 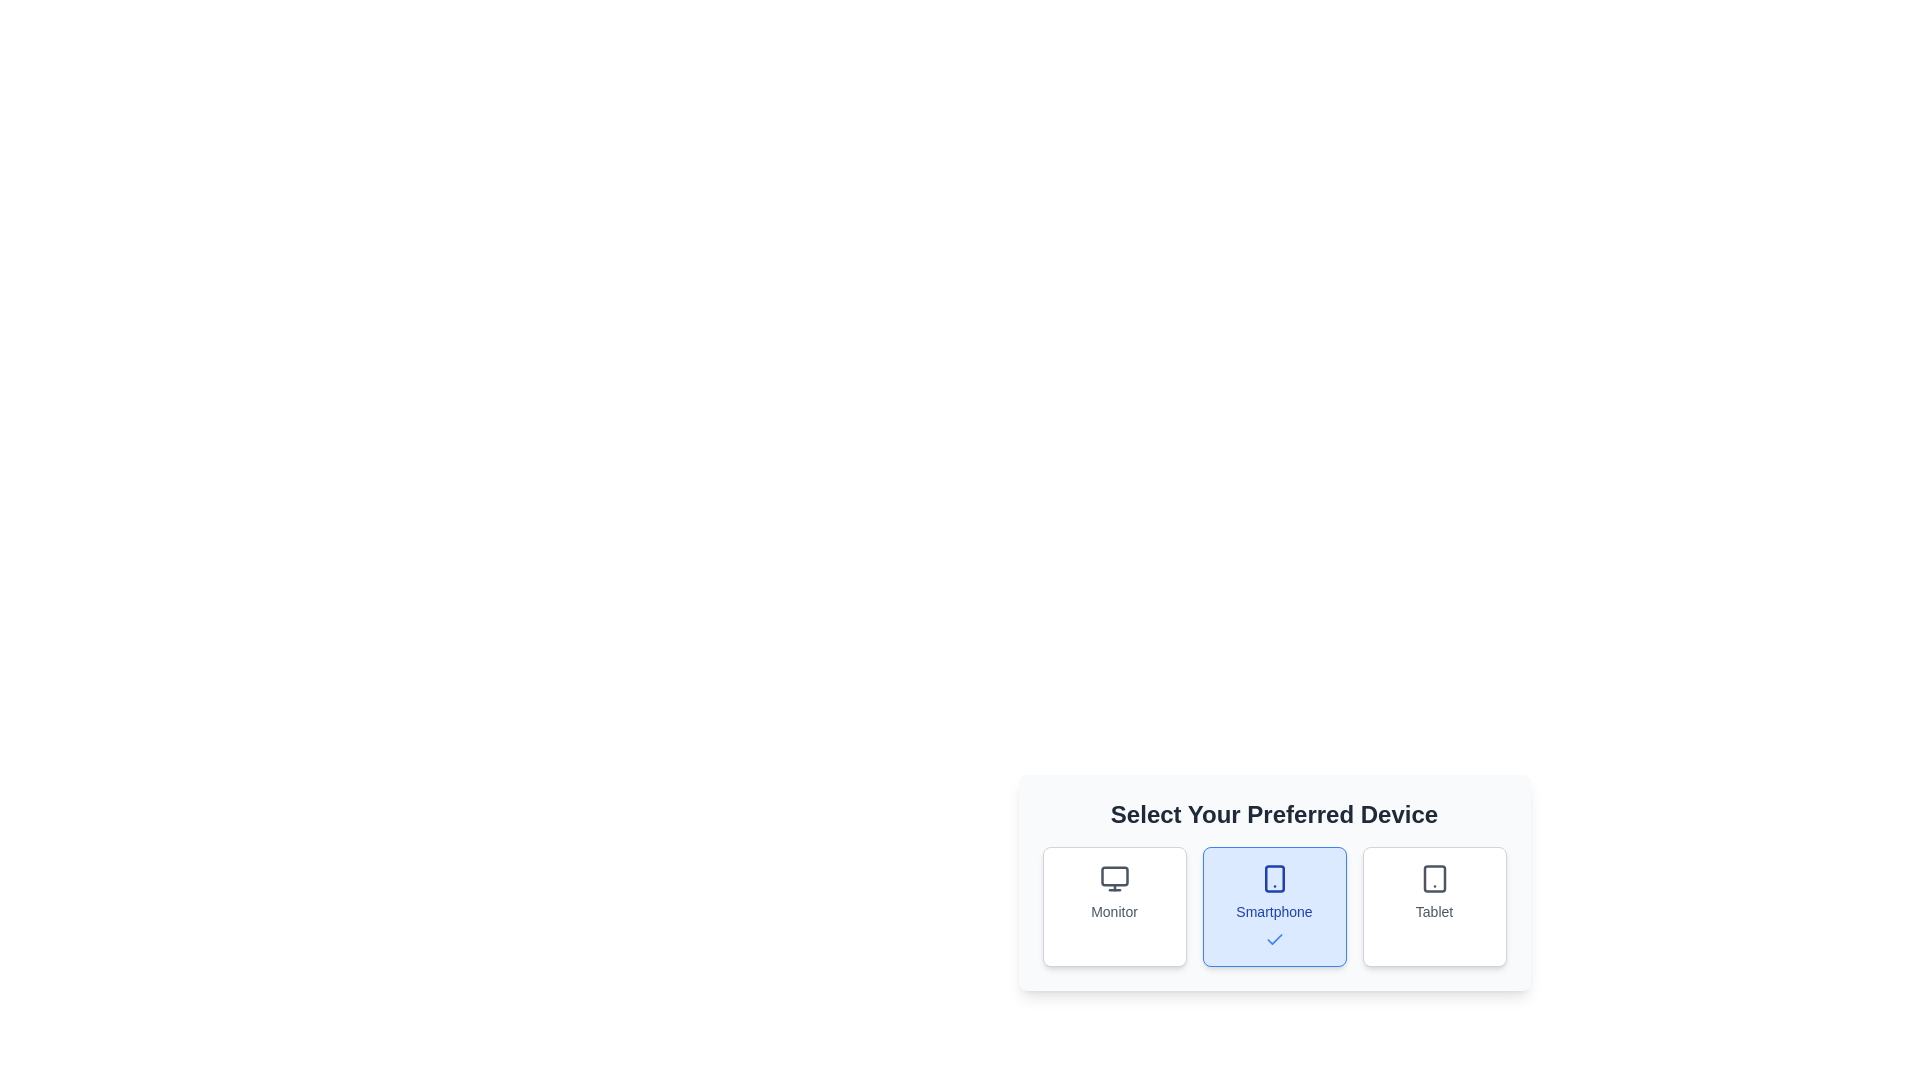 I want to click on the 'Monitor' icon element that resembles a monitor with a dark outline and light background, located within the leftmost option of a horizontal selection group labeled 'Select Your Preferred Device.', so click(x=1113, y=878).